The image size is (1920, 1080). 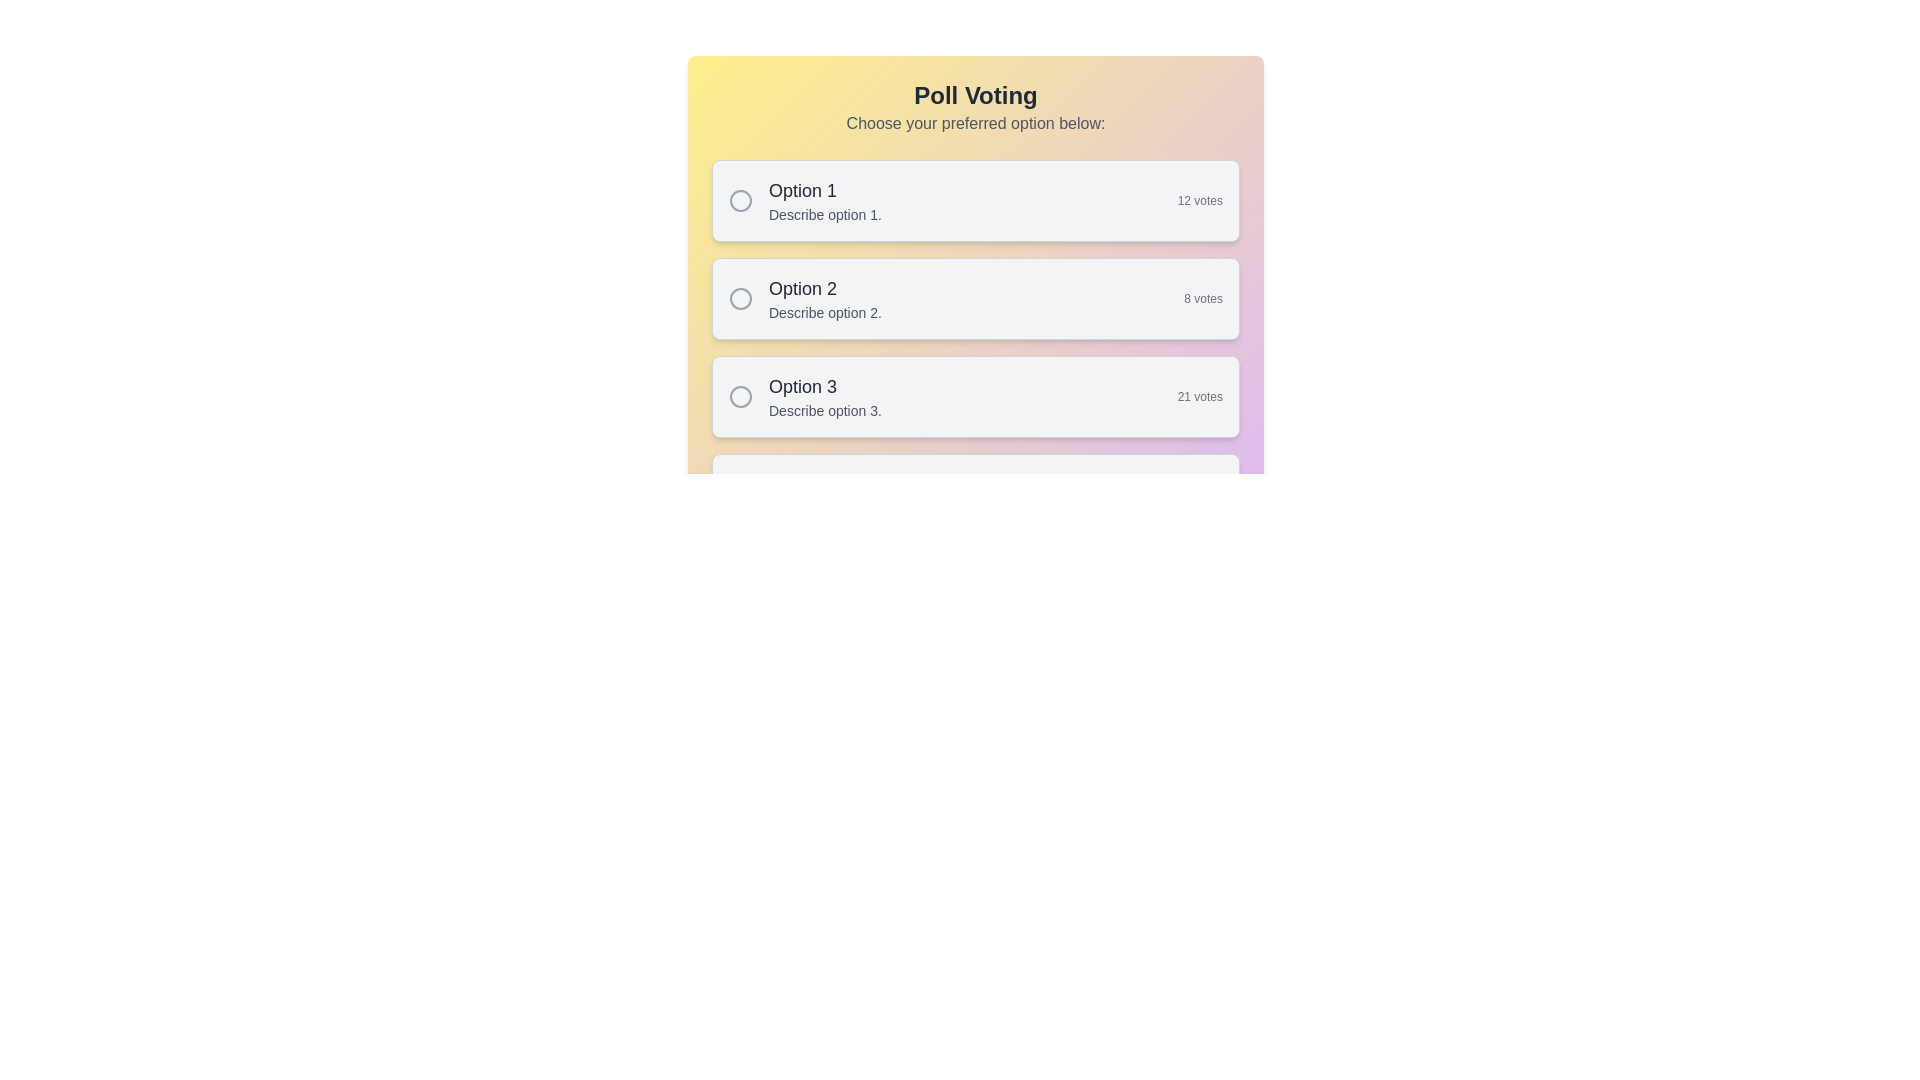 What do you see at coordinates (1202, 299) in the screenshot?
I see `the static text display that shows the number of votes for the second option in the poll, located in the top-right corner of the second option card, next to 'Describe option 2.'` at bounding box center [1202, 299].